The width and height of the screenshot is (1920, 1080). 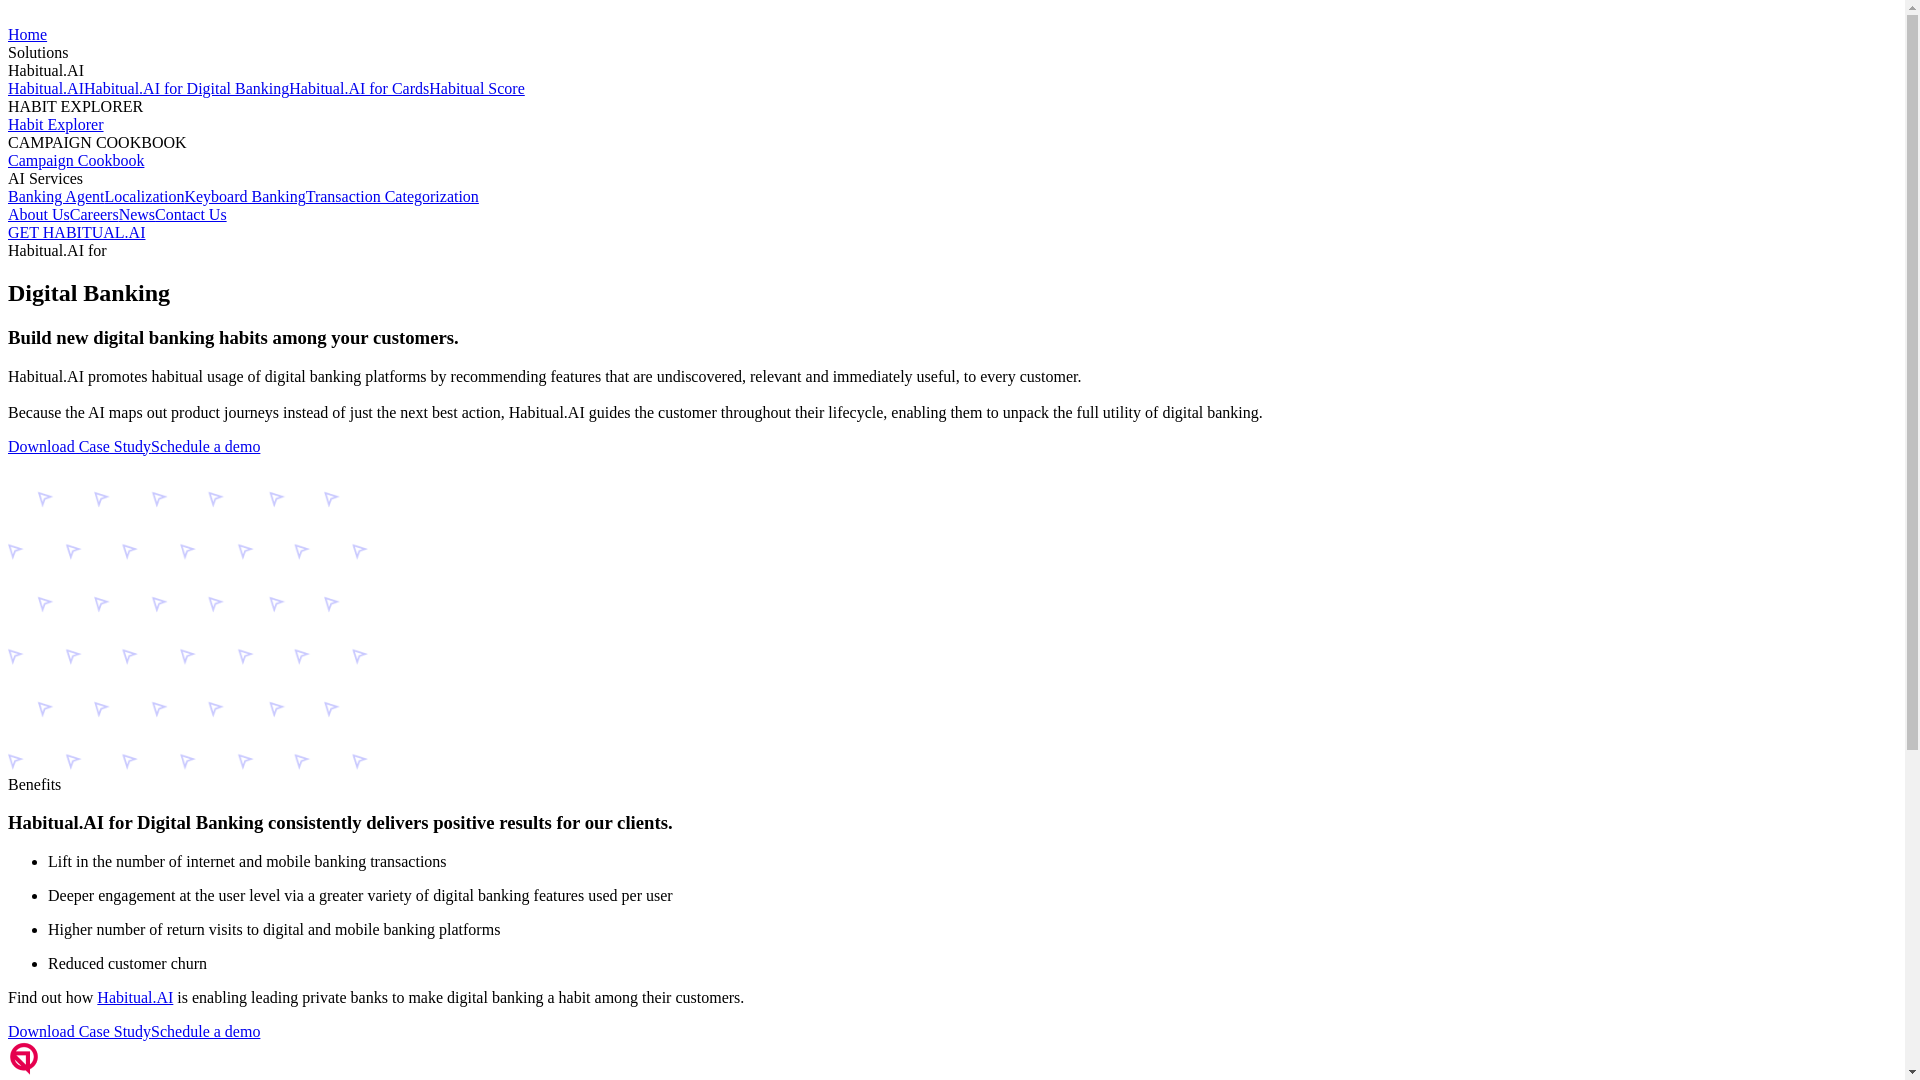 I want to click on 'GET HABITUAL.AI', so click(x=76, y=231).